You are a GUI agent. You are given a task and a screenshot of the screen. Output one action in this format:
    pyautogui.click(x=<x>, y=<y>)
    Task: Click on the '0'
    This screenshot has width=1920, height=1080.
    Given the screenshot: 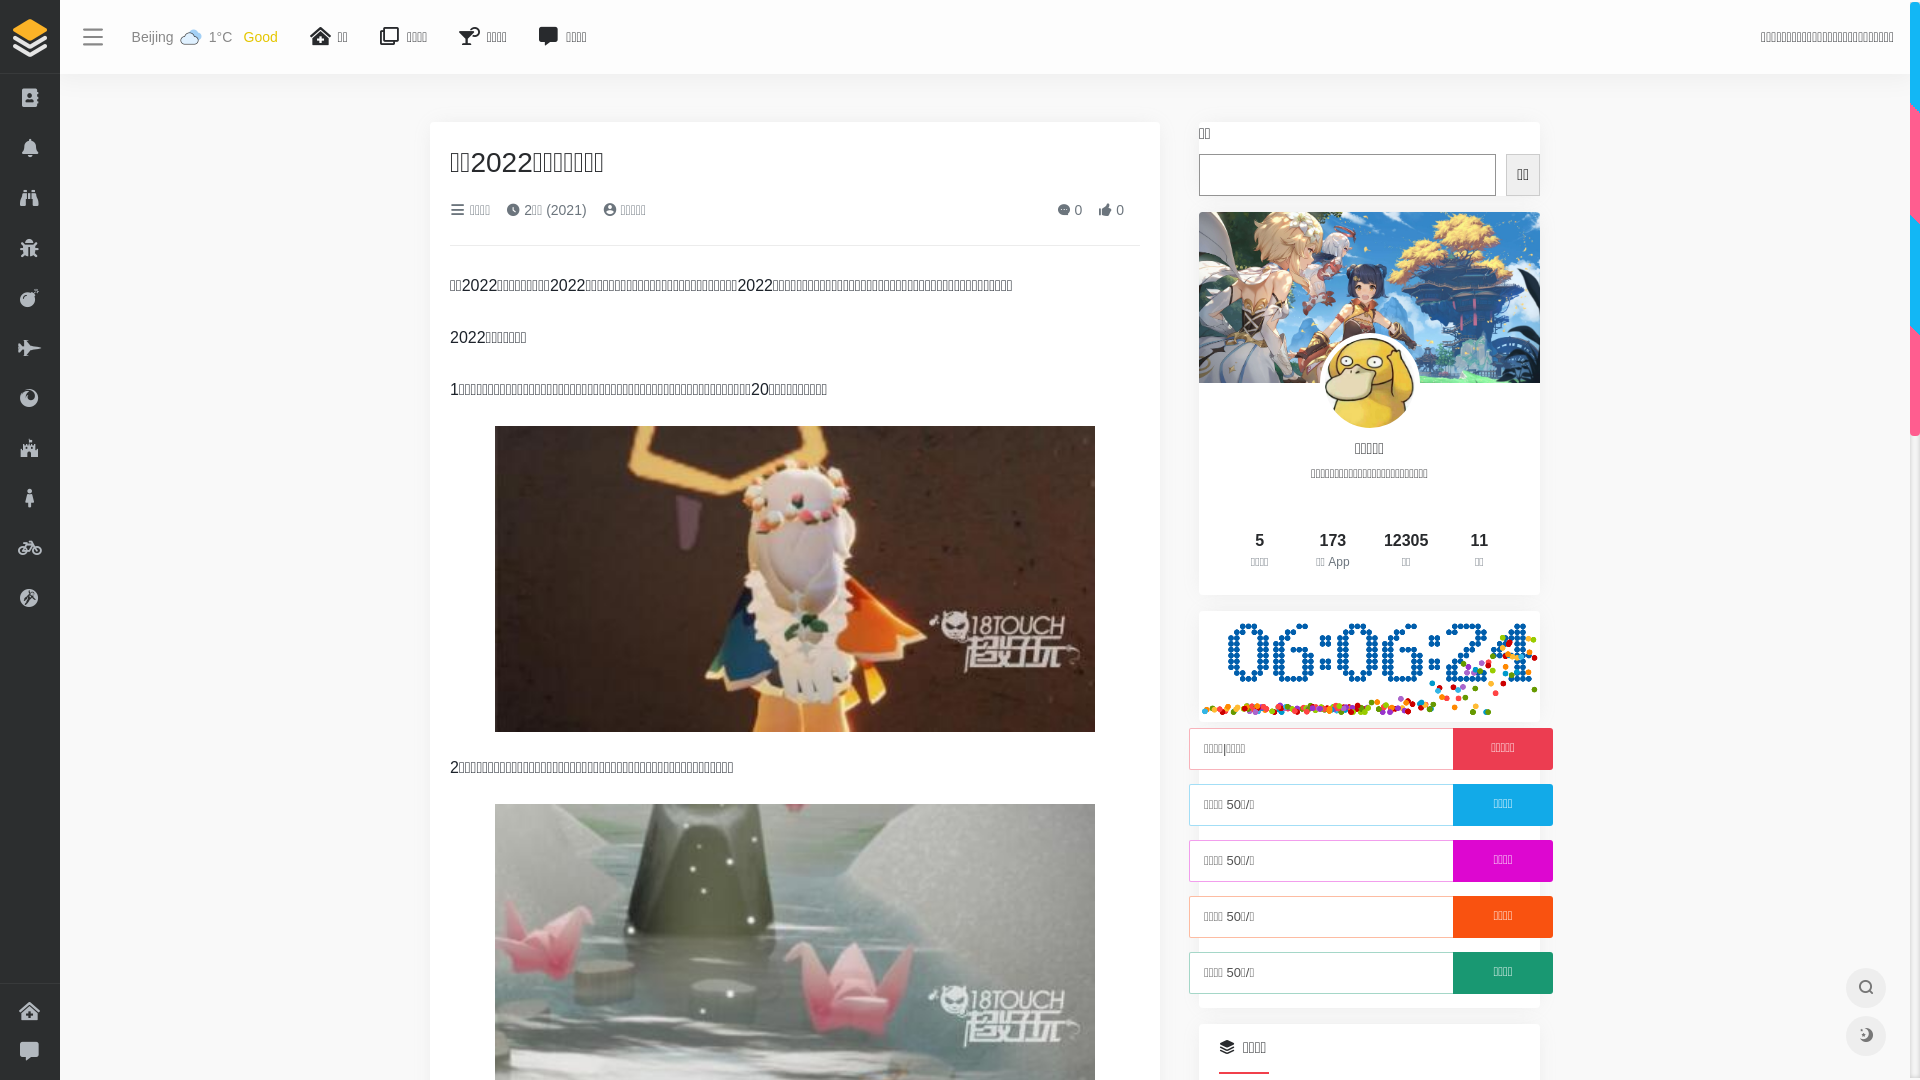 What is the action you would take?
    pyautogui.click(x=1069, y=209)
    